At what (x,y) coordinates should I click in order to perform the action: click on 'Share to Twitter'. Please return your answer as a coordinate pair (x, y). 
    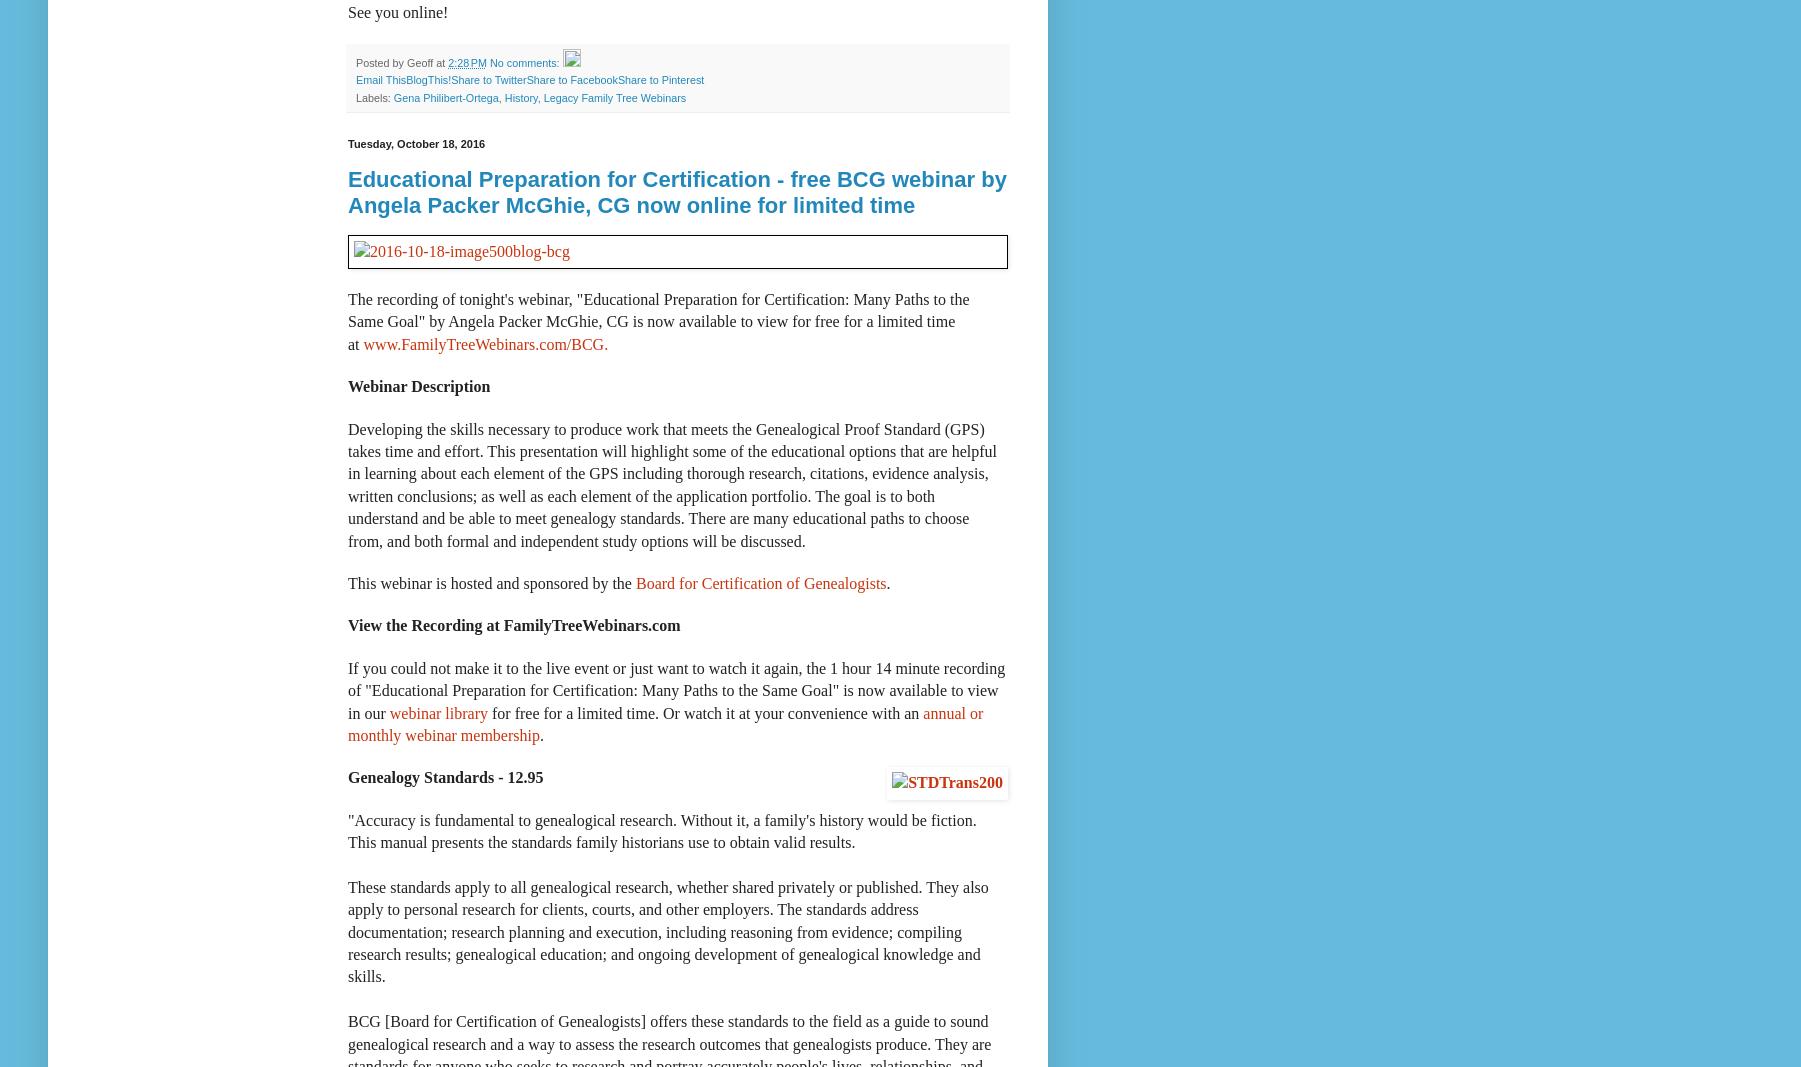
    Looking at the image, I should click on (487, 79).